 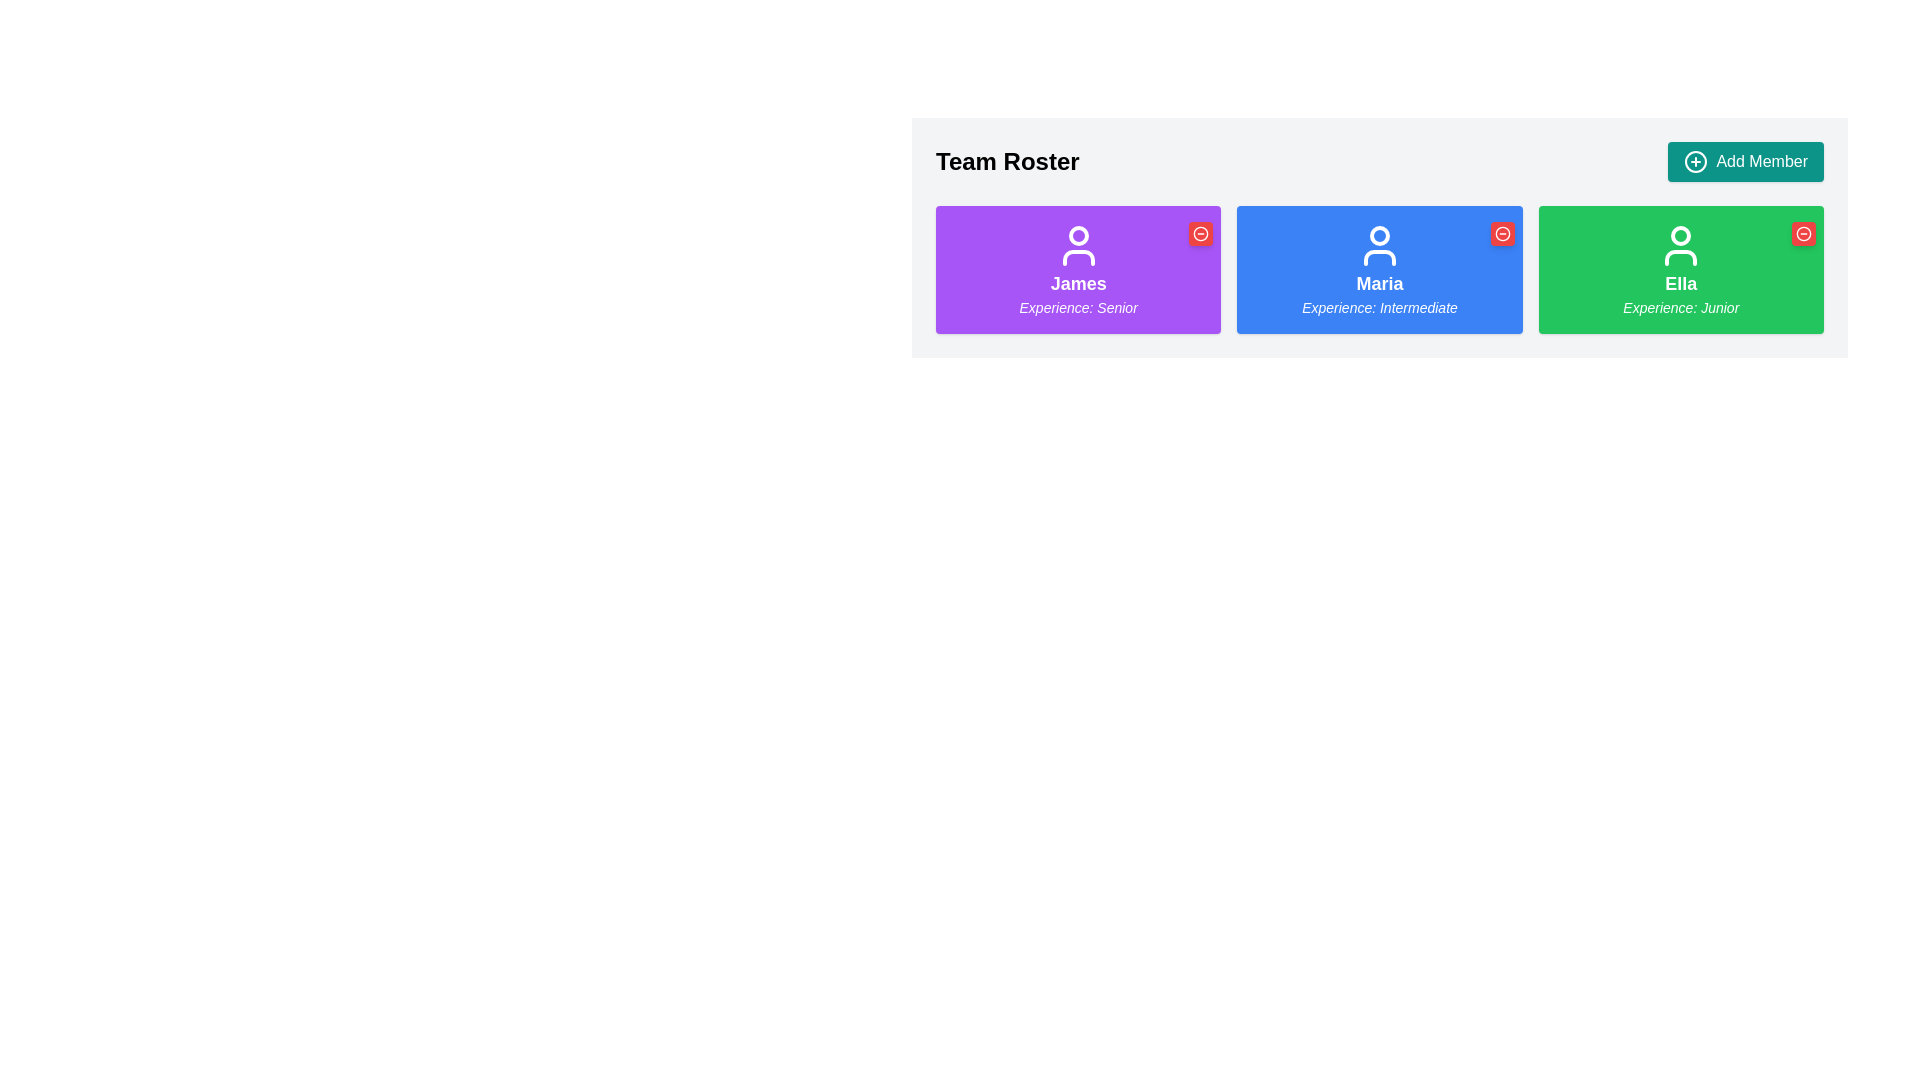 What do you see at coordinates (1378, 270) in the screenshot?
I see `the Profile card for the individual named Maria, which is the second card in a row of three, positioned between the purple card labeled 'James' and the green card labeled 'Ella'` at bounding box center [1378, 270].